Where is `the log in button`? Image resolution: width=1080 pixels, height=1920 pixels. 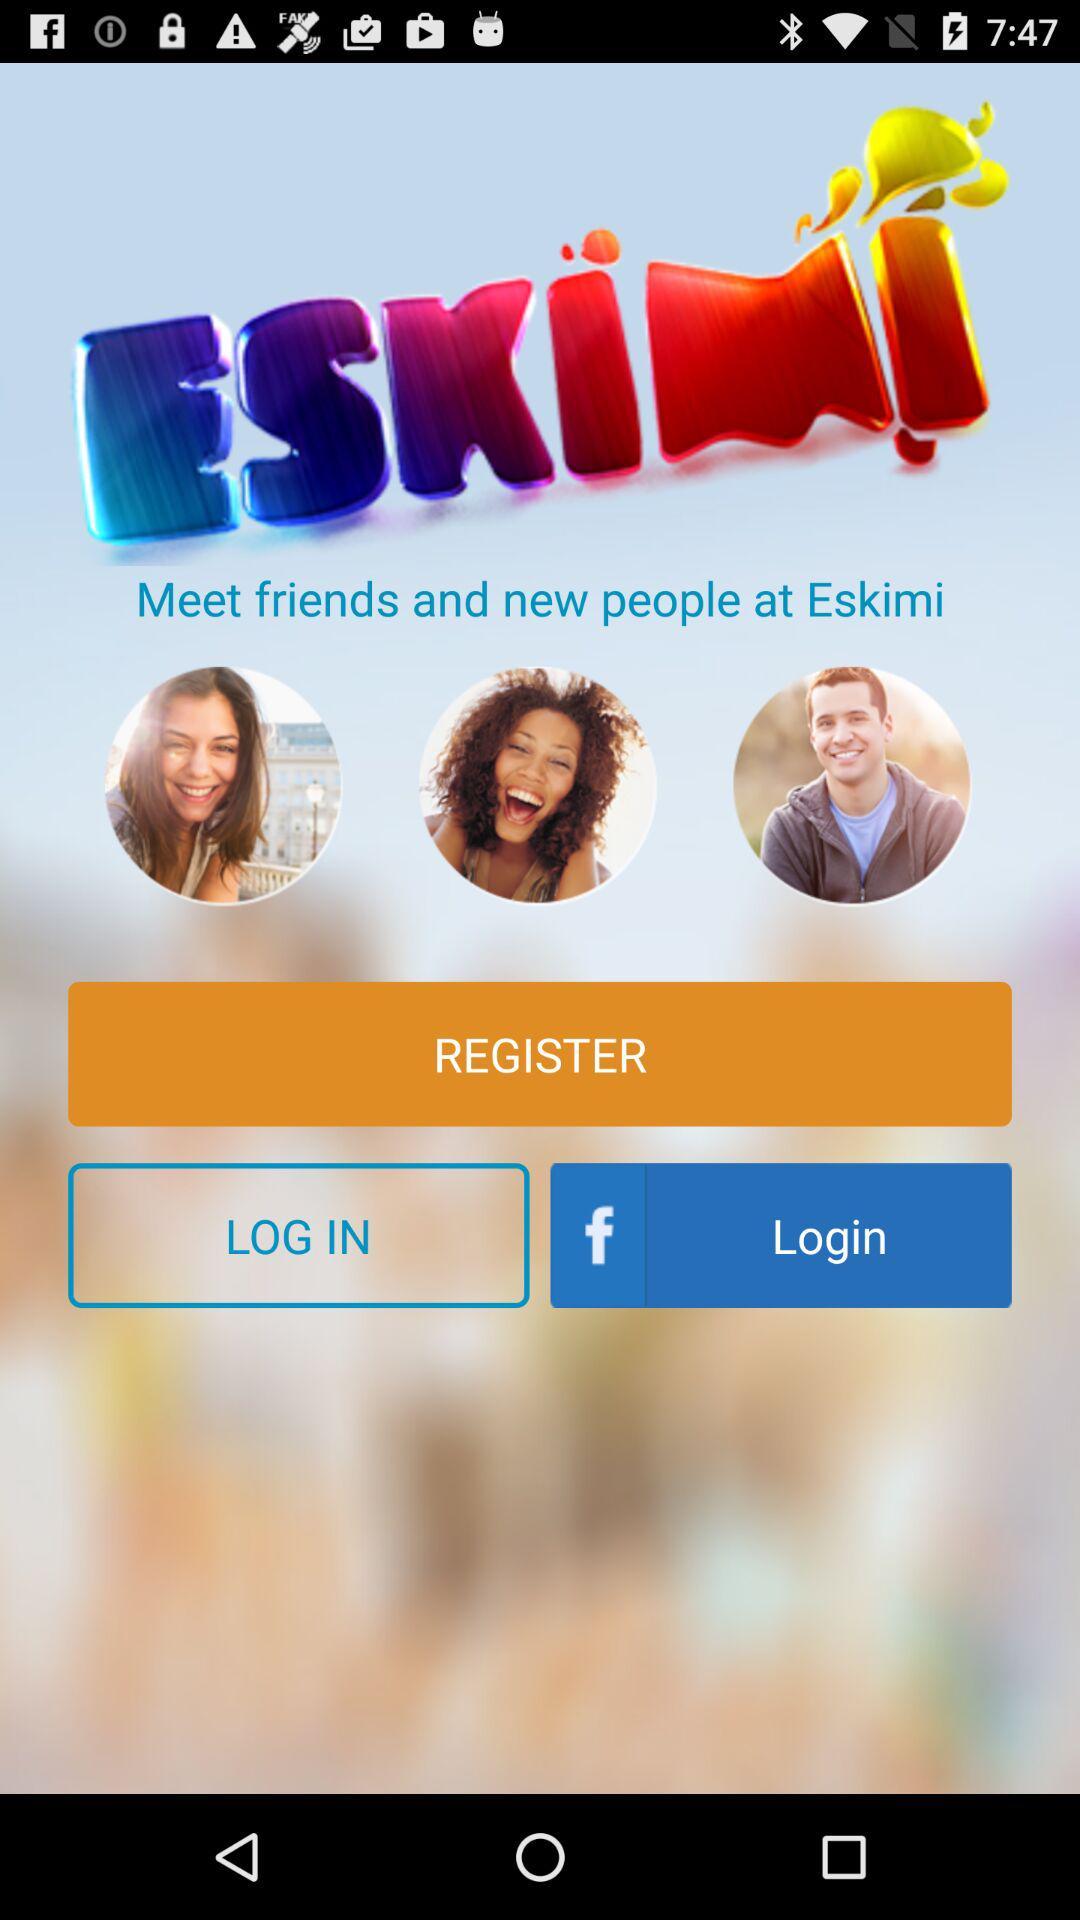 the log in button is located at coordinates (298, 1234).